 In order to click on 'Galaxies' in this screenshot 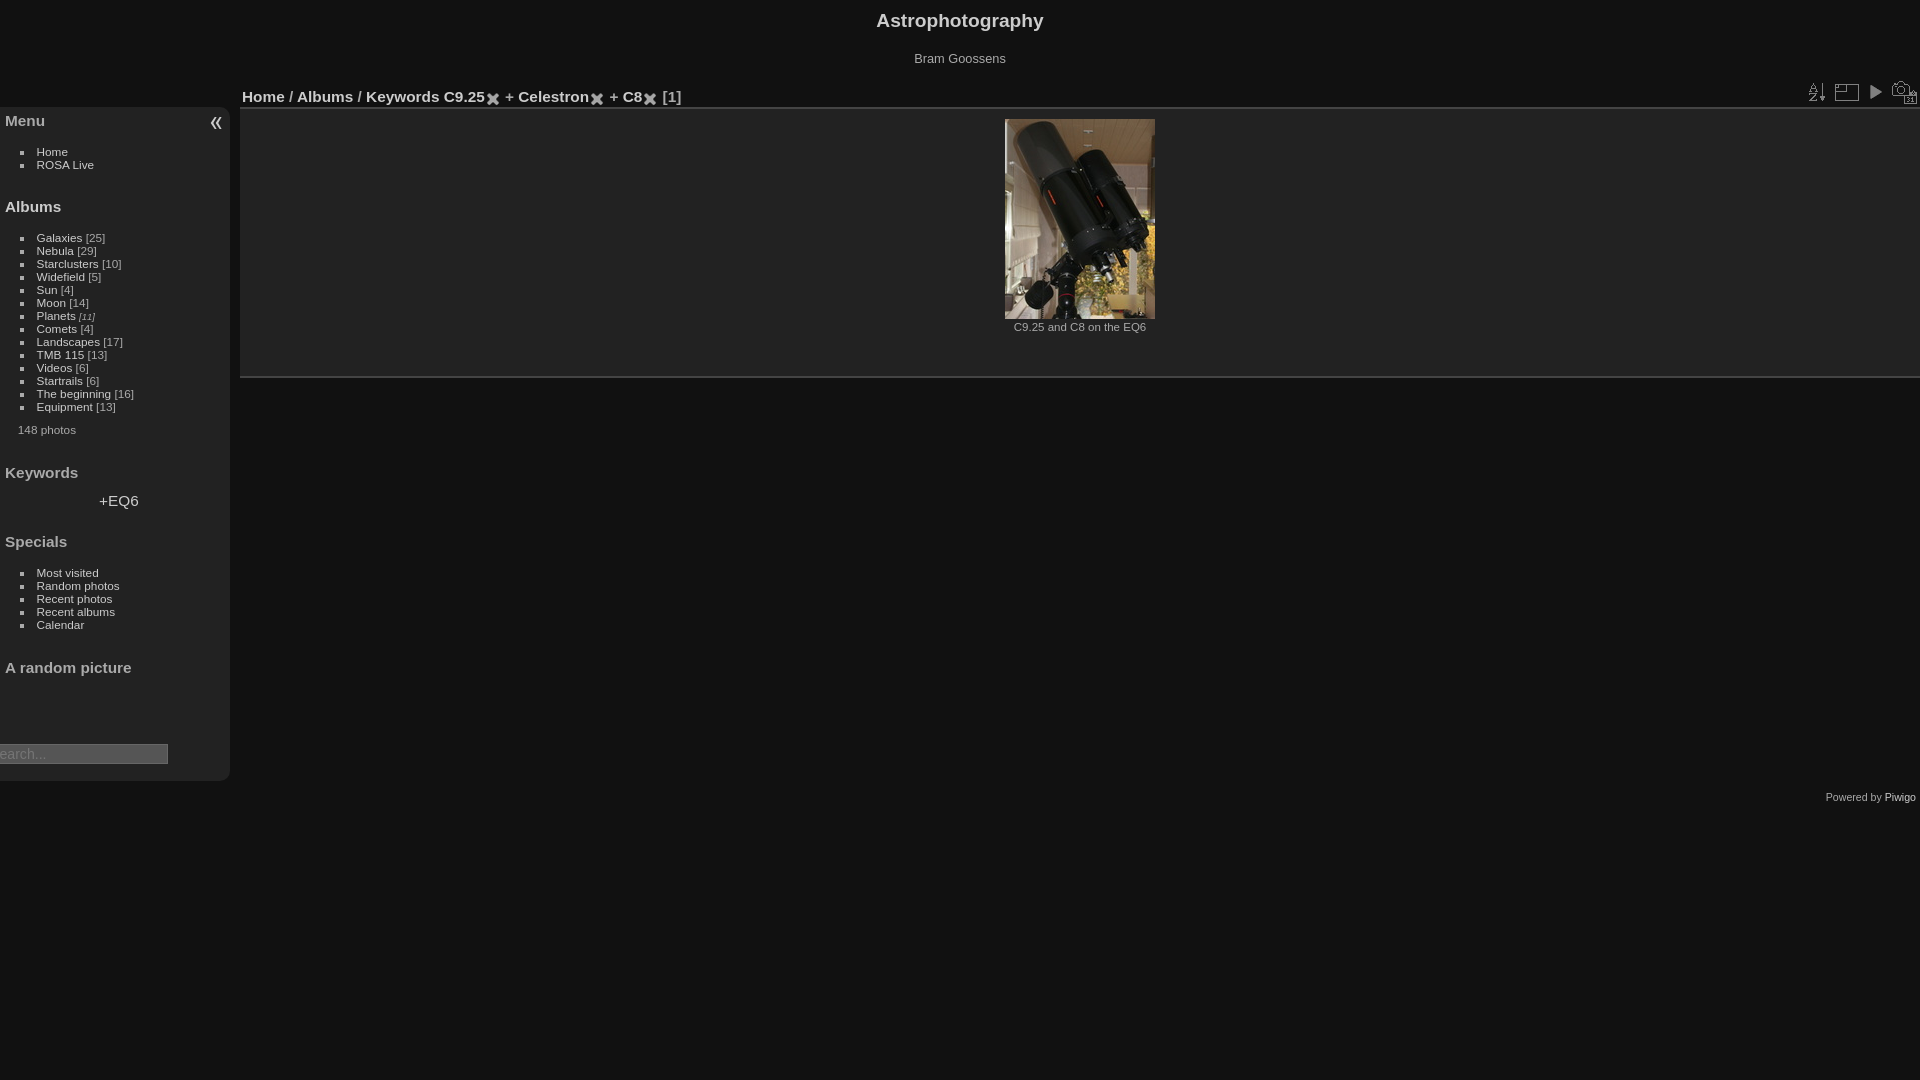, I will do `click(37, 236)`.